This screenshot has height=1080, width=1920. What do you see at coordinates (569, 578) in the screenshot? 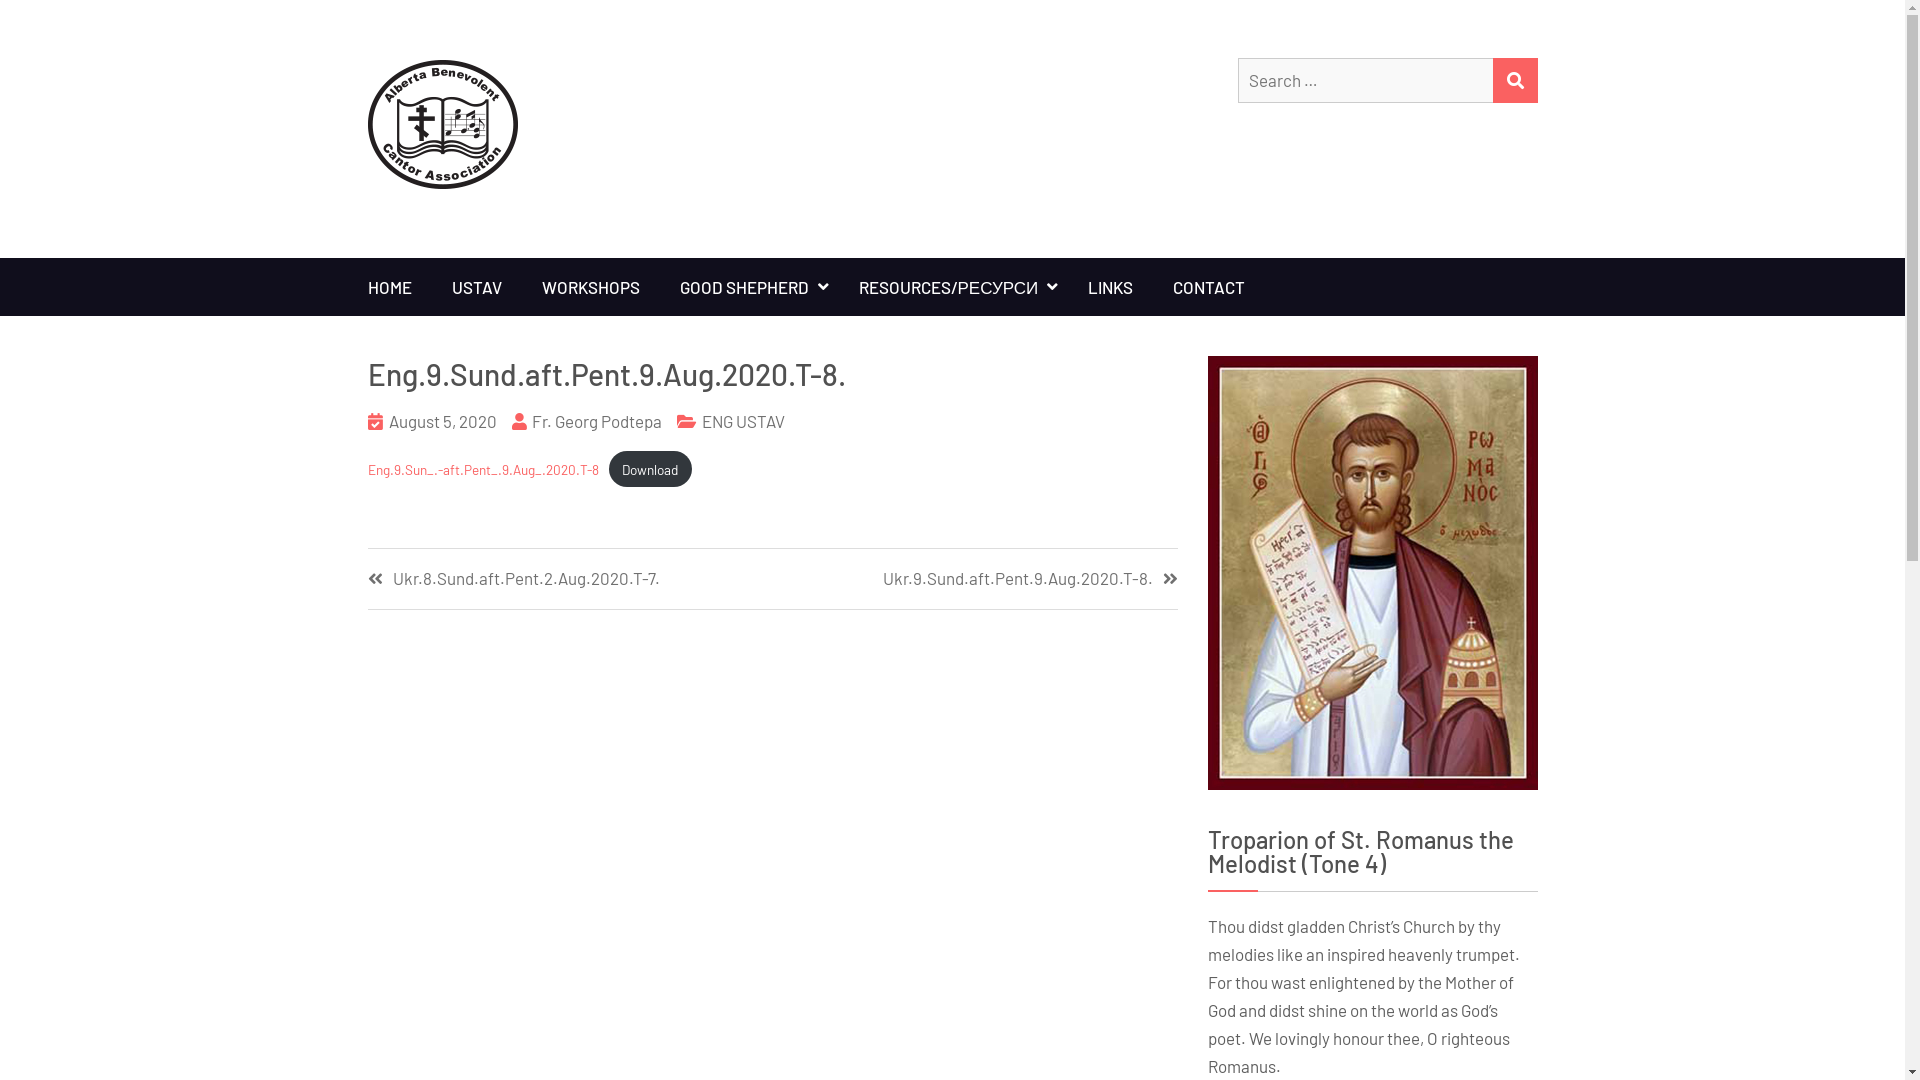
I see `'Ukr.8.Sund.aft.Pent.2.Aug.2020.T-7.'` at bounding box center [569, 578].